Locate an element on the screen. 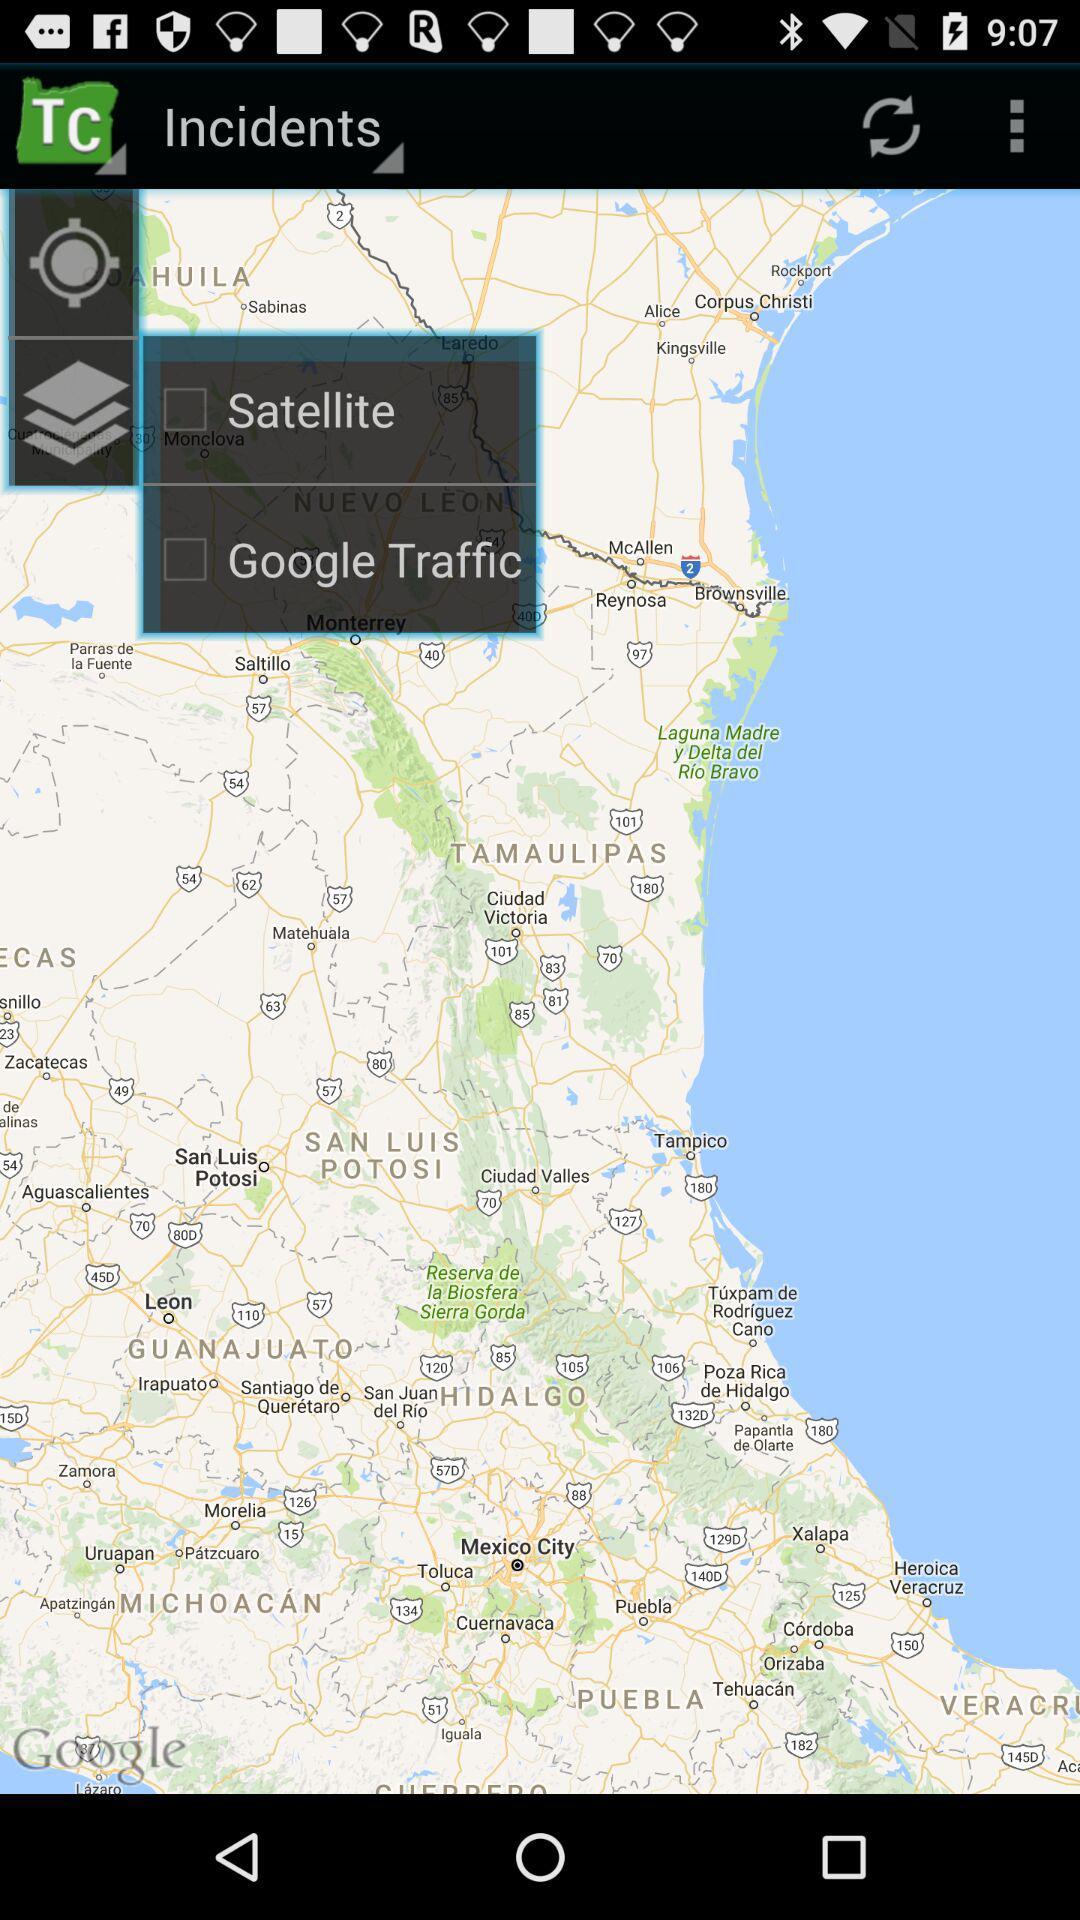 The image size is (1080, 1920). item at the center is located at coordinates (540, 991).